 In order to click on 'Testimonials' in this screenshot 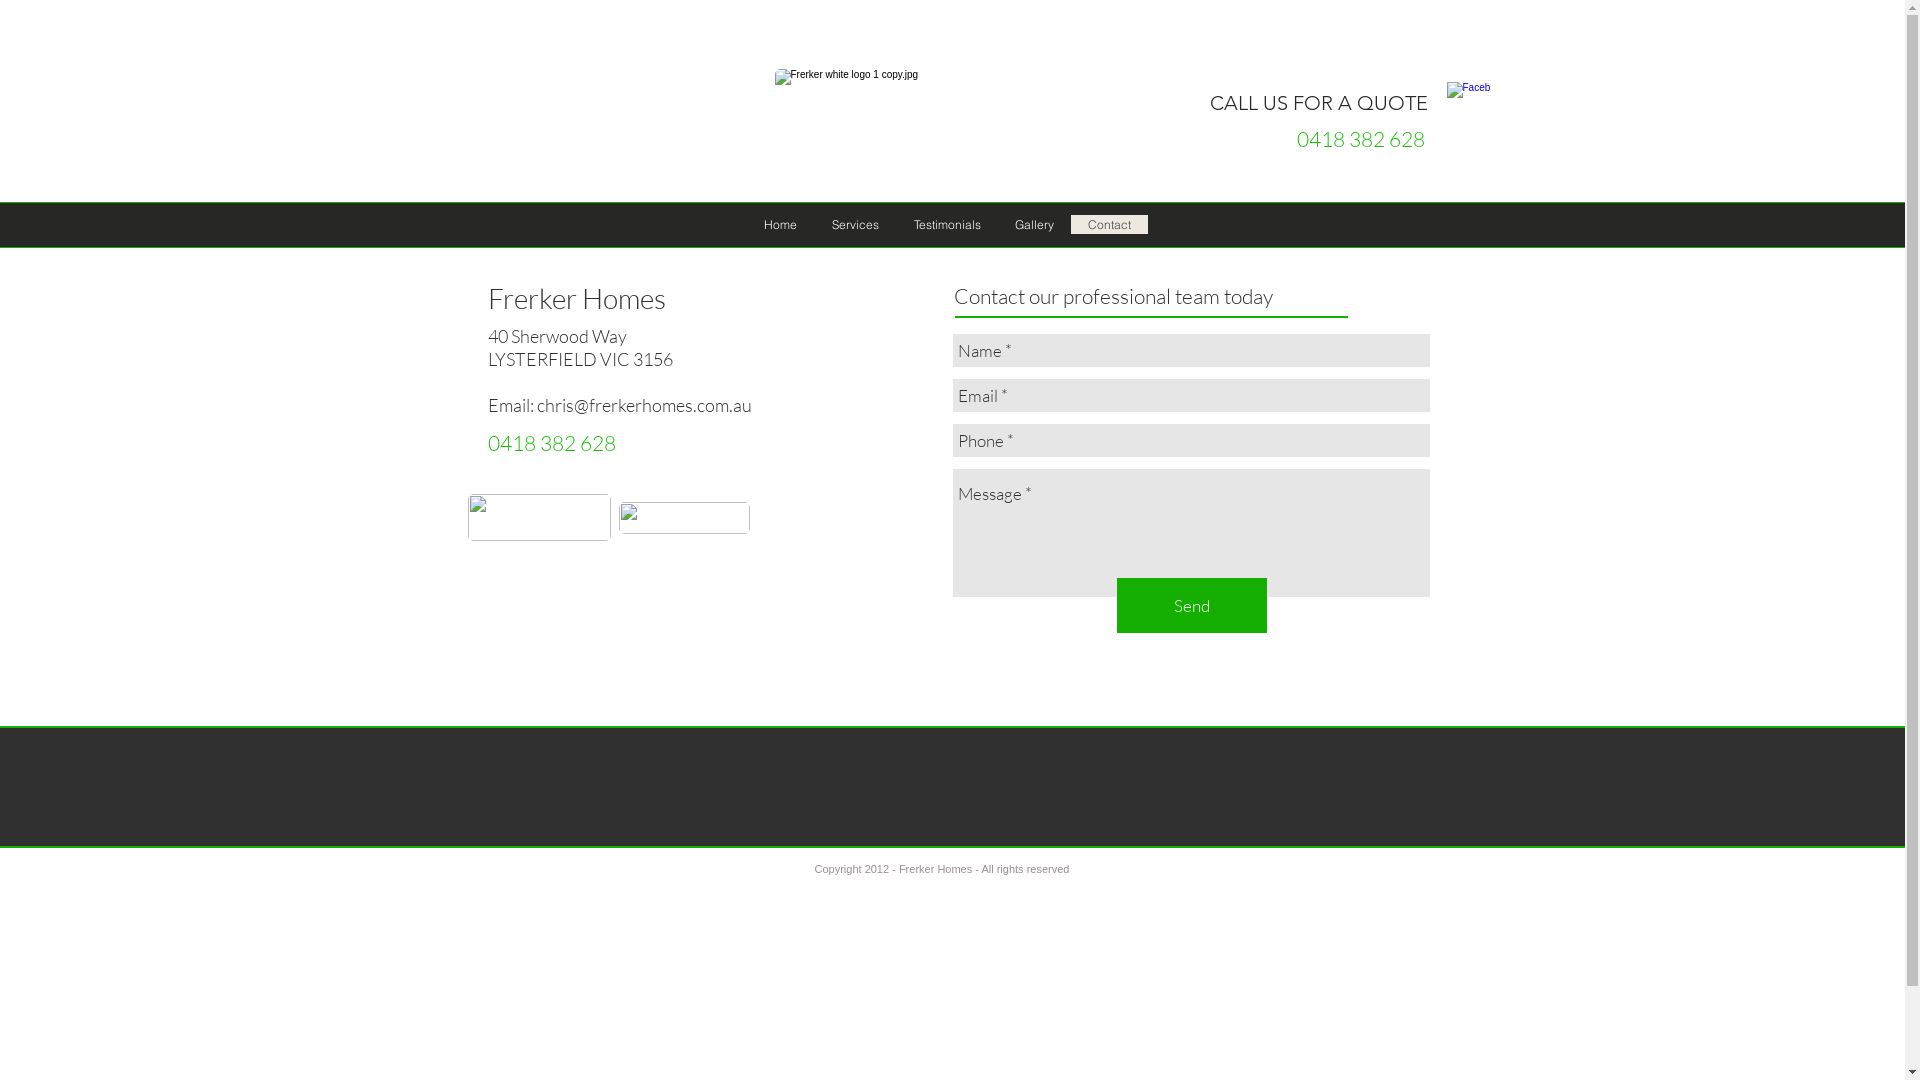, I will do `click(895, 224)`.